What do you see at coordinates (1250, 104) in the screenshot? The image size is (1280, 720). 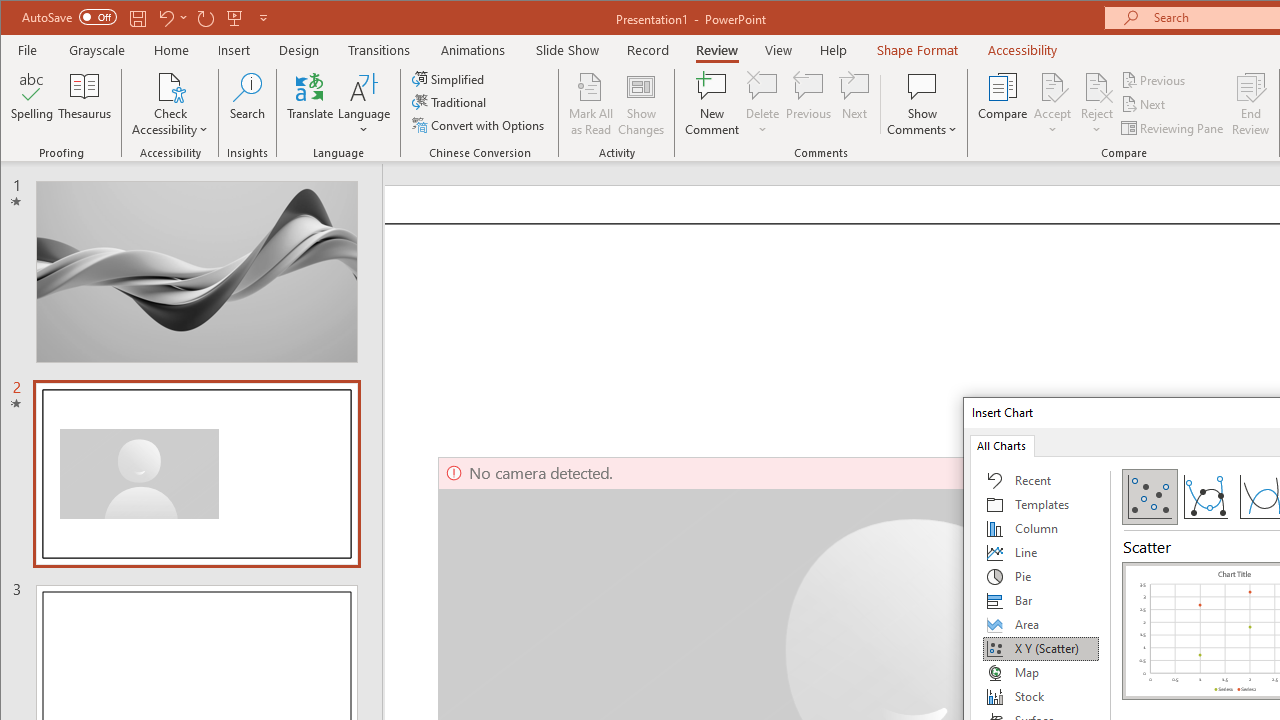 I see `'End Review'` at bounding box center [1250, 104].